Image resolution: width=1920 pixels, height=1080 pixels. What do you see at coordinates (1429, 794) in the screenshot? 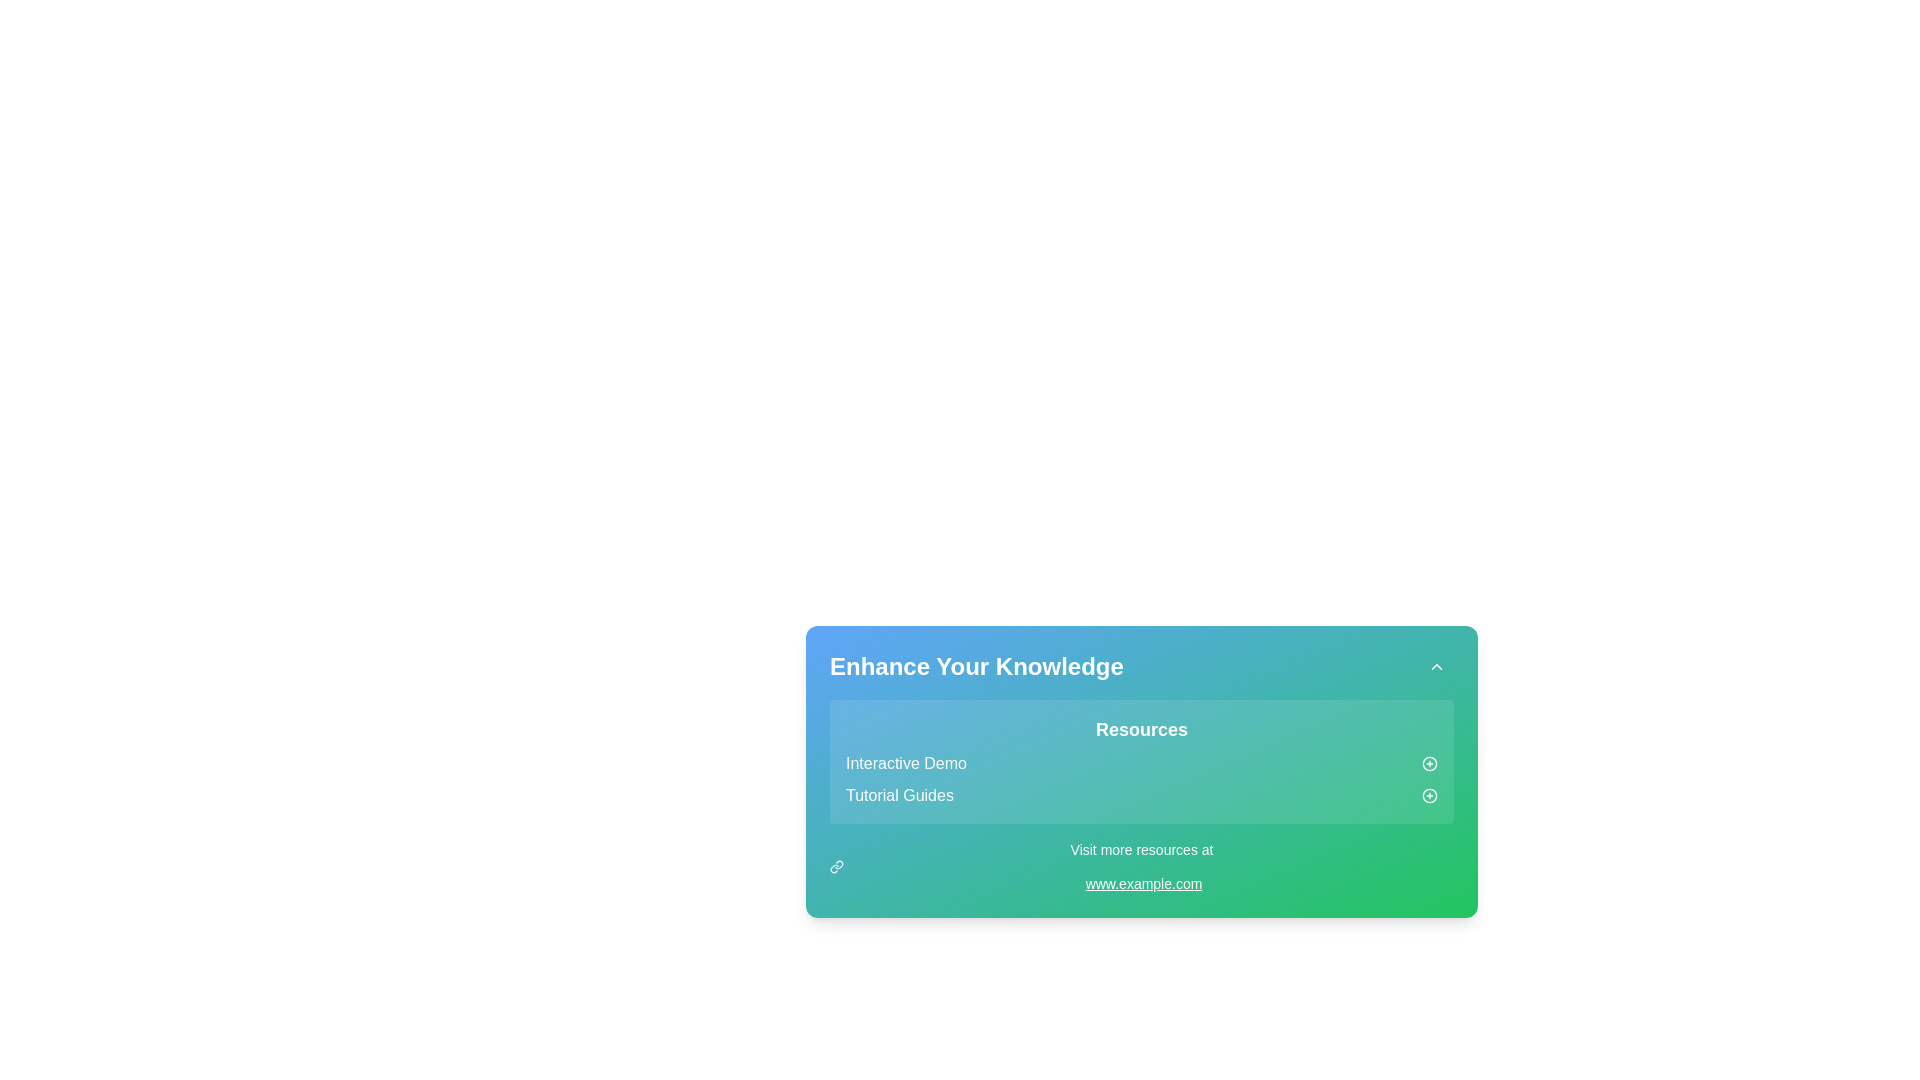
I see `the SVG circle icon located at the bottom-right corner of the green gradient card` at bounding box center [1429, 794].